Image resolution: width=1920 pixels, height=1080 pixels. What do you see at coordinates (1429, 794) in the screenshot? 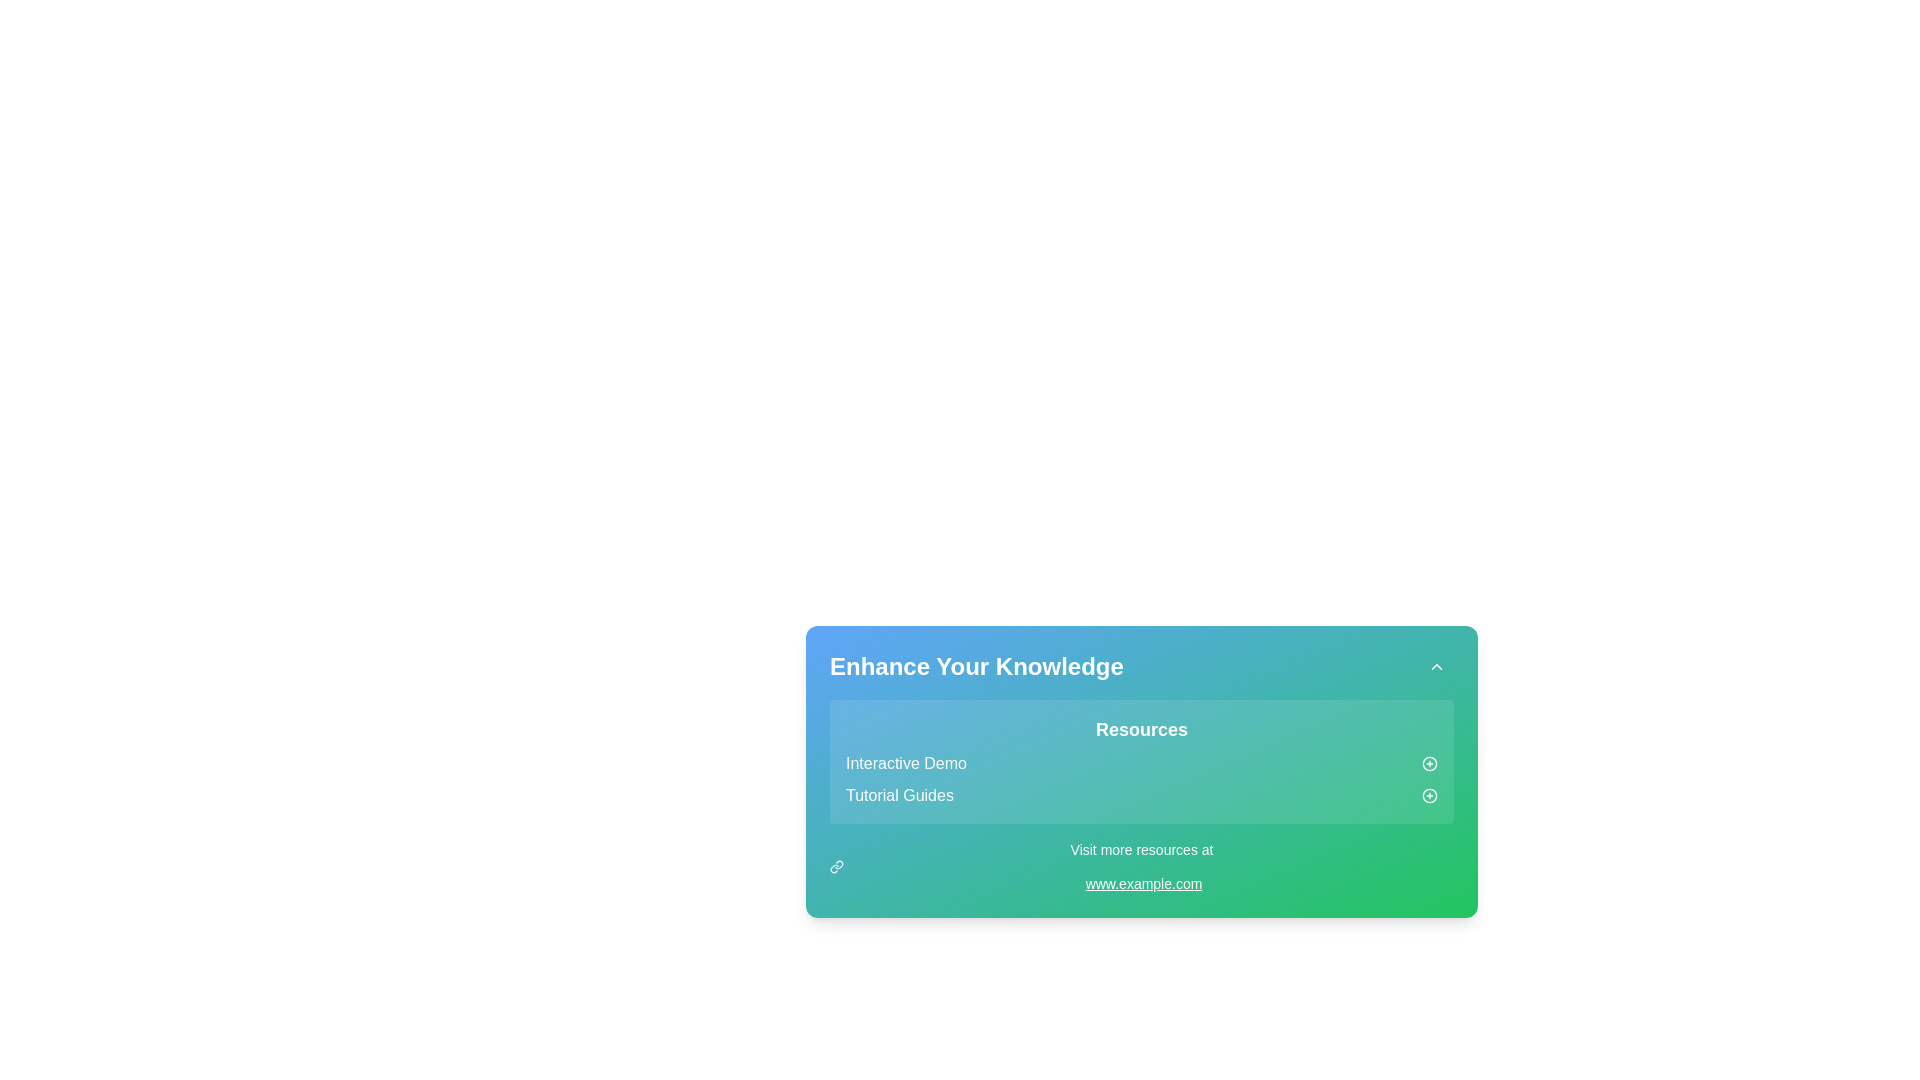
I see `the SVG circle icon located at the bottom-right corner of the green gradient card` at bounding box center [1429, 794].